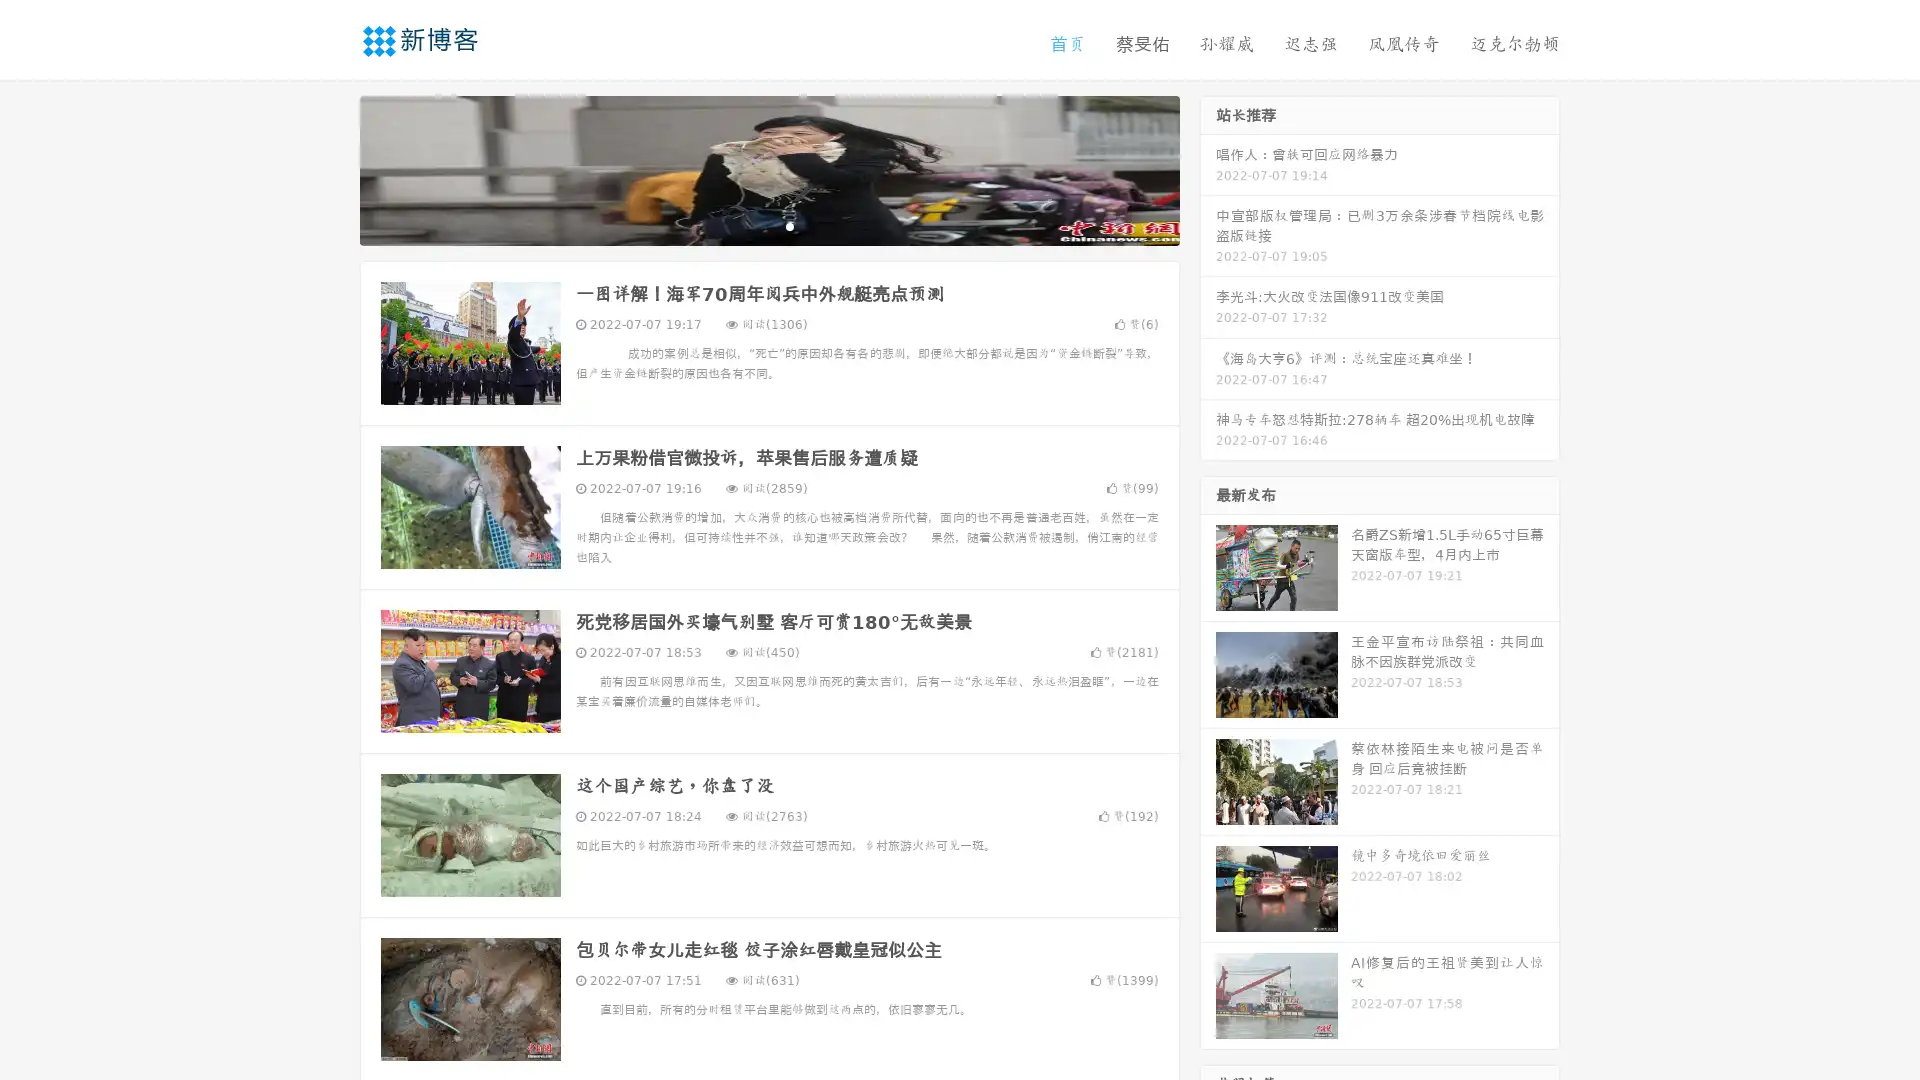 Image resolution: width=1920 pixels, height=1080 pixels. What do you see at coordinates (1208, 168) in the screenshot?
I see `Next slide` at bounding box center [1208, 168].